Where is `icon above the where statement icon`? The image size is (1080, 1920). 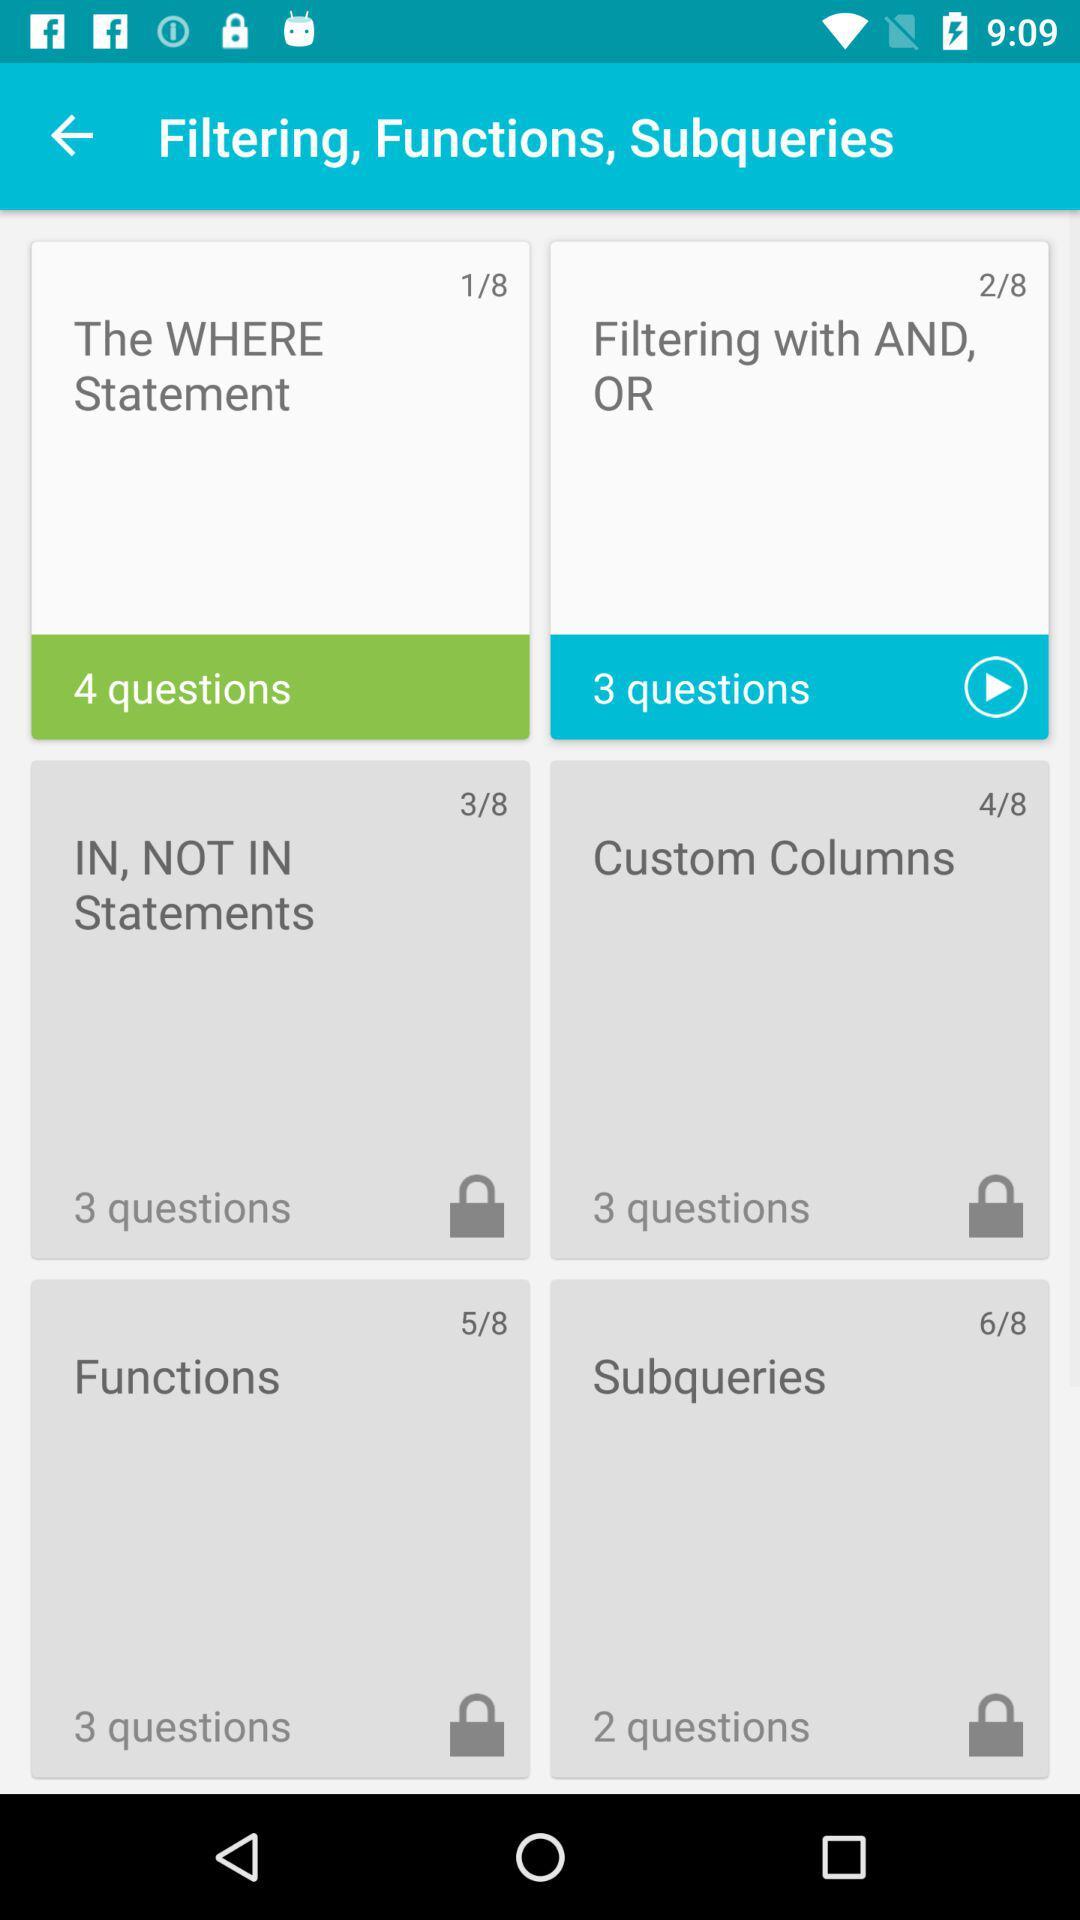
icon above the where statement icon is located at coordinates (72, 135).